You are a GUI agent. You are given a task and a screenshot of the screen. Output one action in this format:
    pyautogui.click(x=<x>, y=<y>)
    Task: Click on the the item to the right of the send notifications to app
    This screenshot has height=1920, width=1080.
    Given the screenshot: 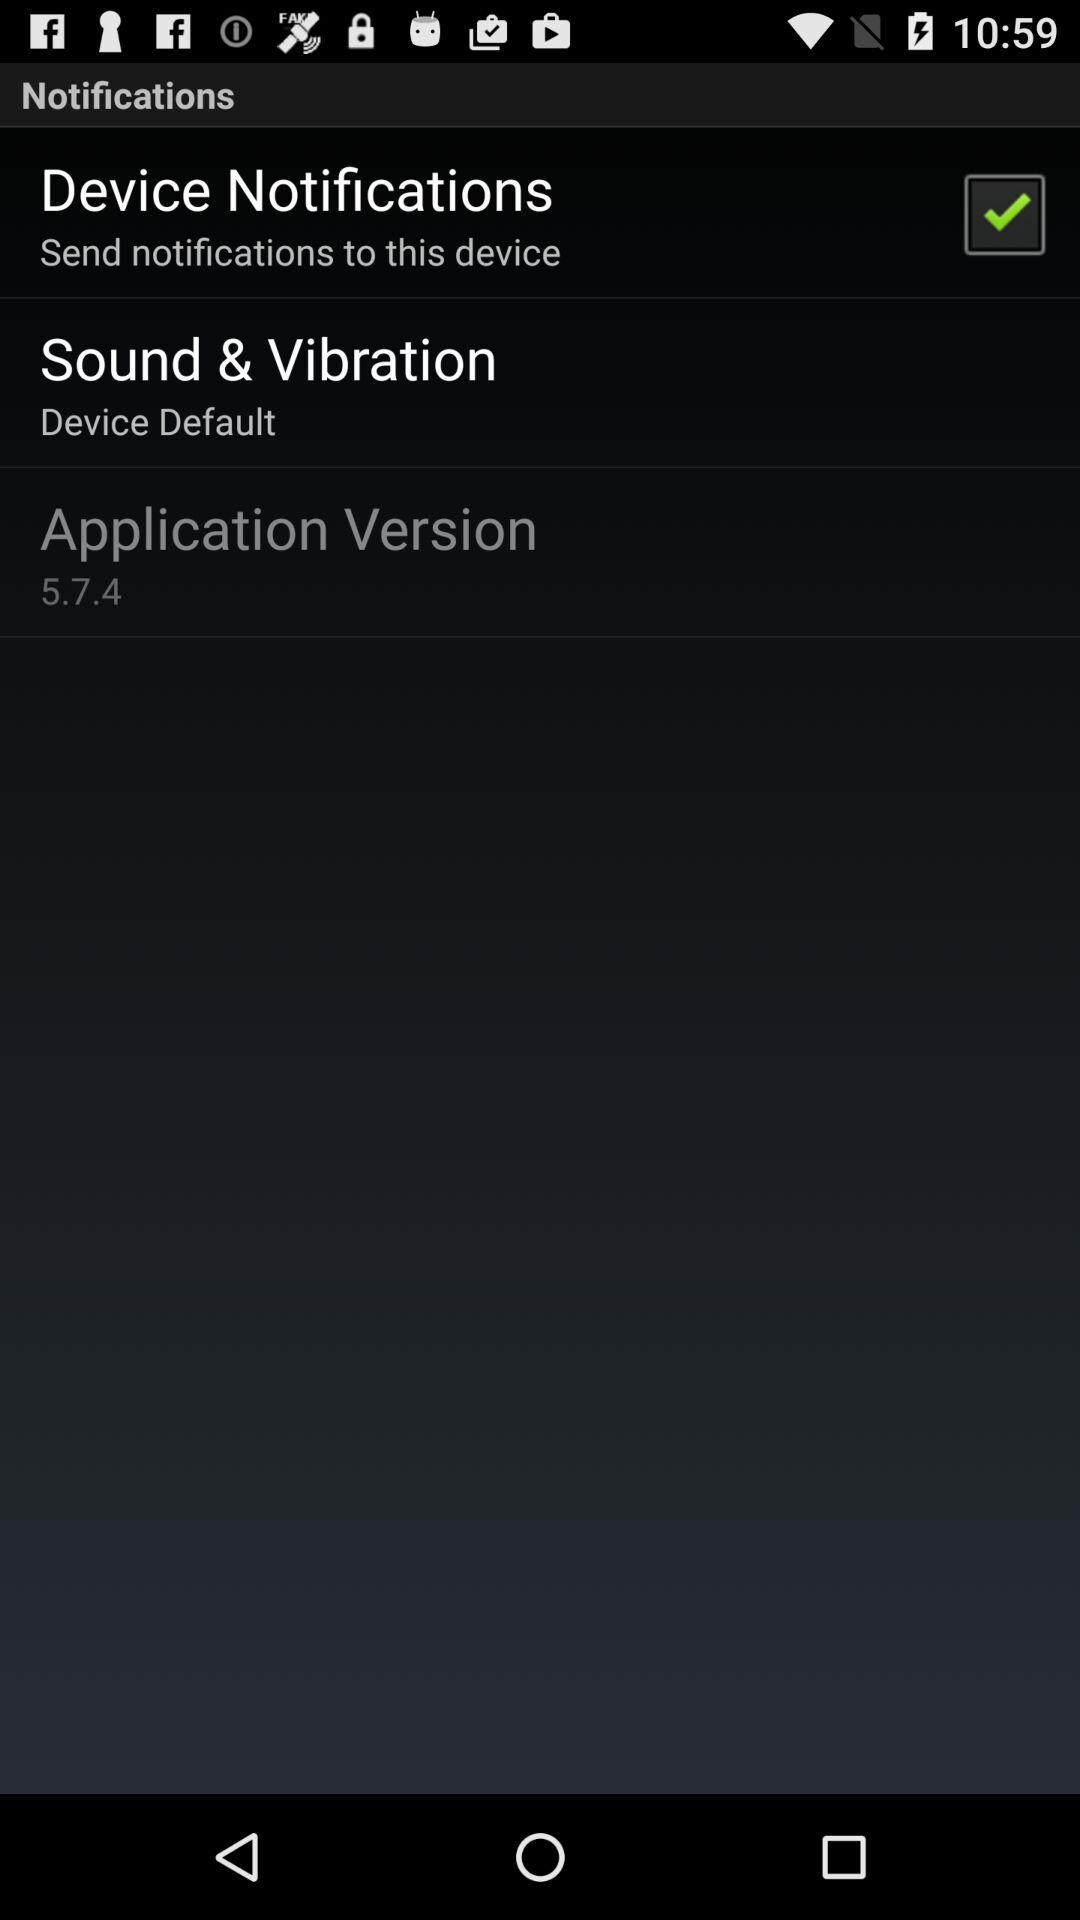 What is the action you would take?
    pyautogui.click(x=1003, y=212)
    